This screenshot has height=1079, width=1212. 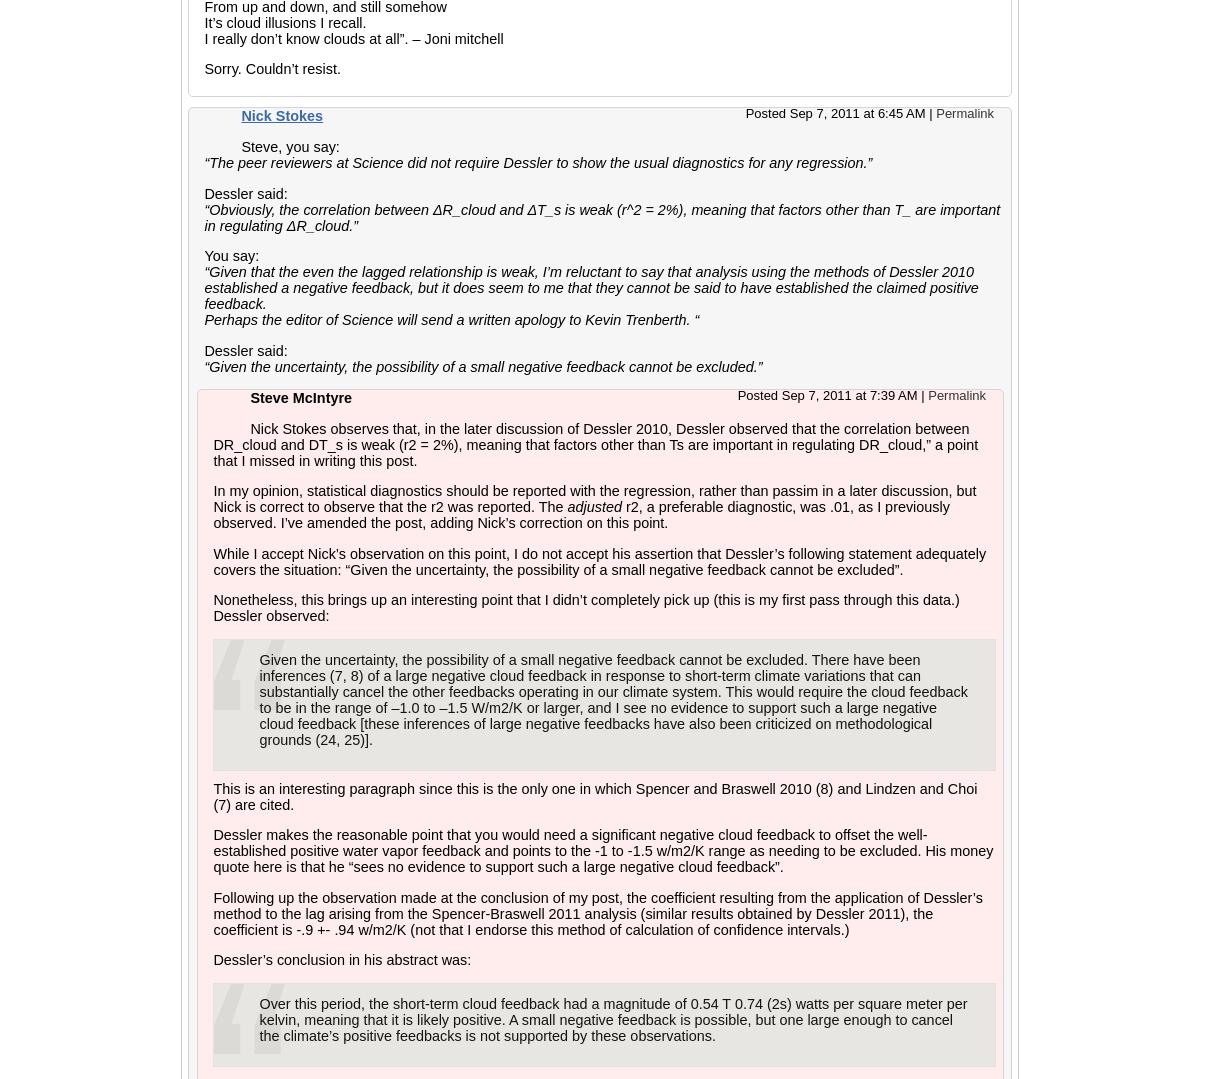 I want to click on 'You say:', so click(x=231, y=256).